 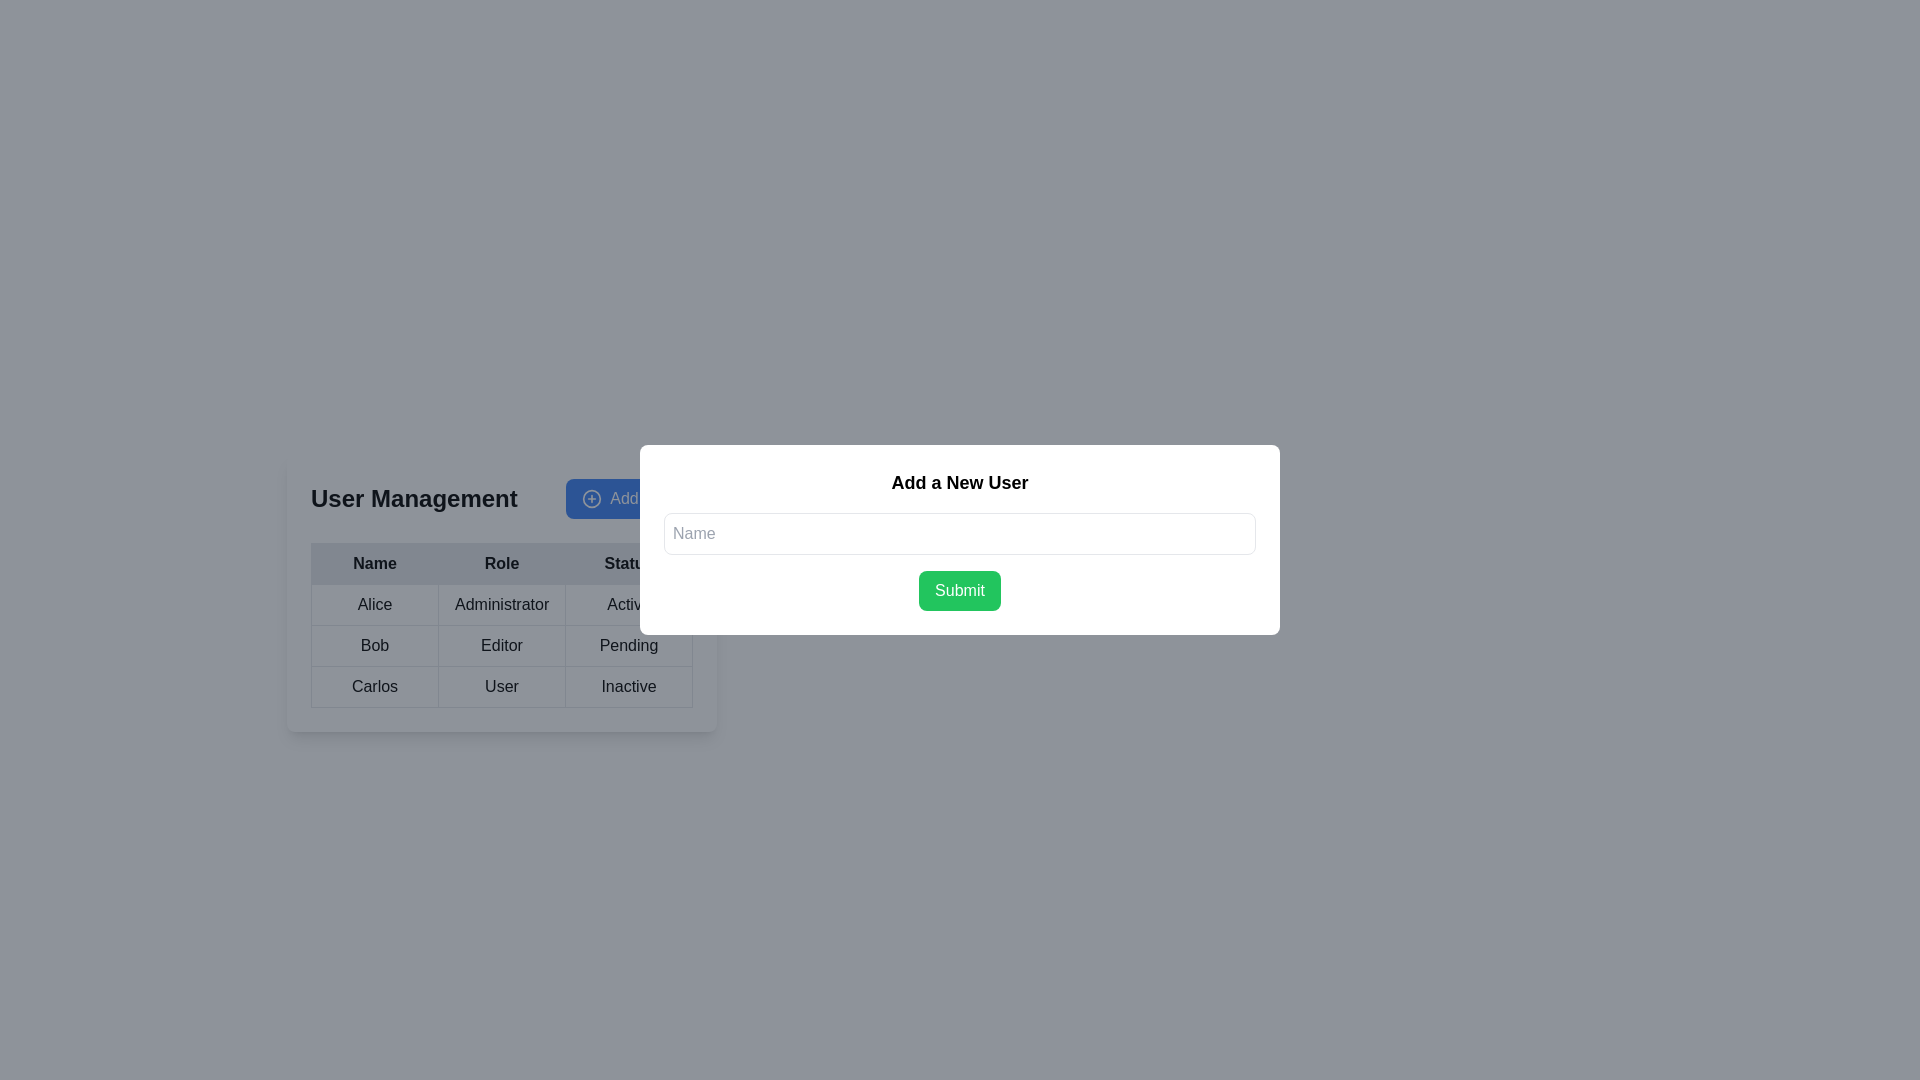 I want to click on the circular icon with a plus sign (+) located to the immediate left of the 'Add User' text in the user management interface, so click(x=591, y=497).